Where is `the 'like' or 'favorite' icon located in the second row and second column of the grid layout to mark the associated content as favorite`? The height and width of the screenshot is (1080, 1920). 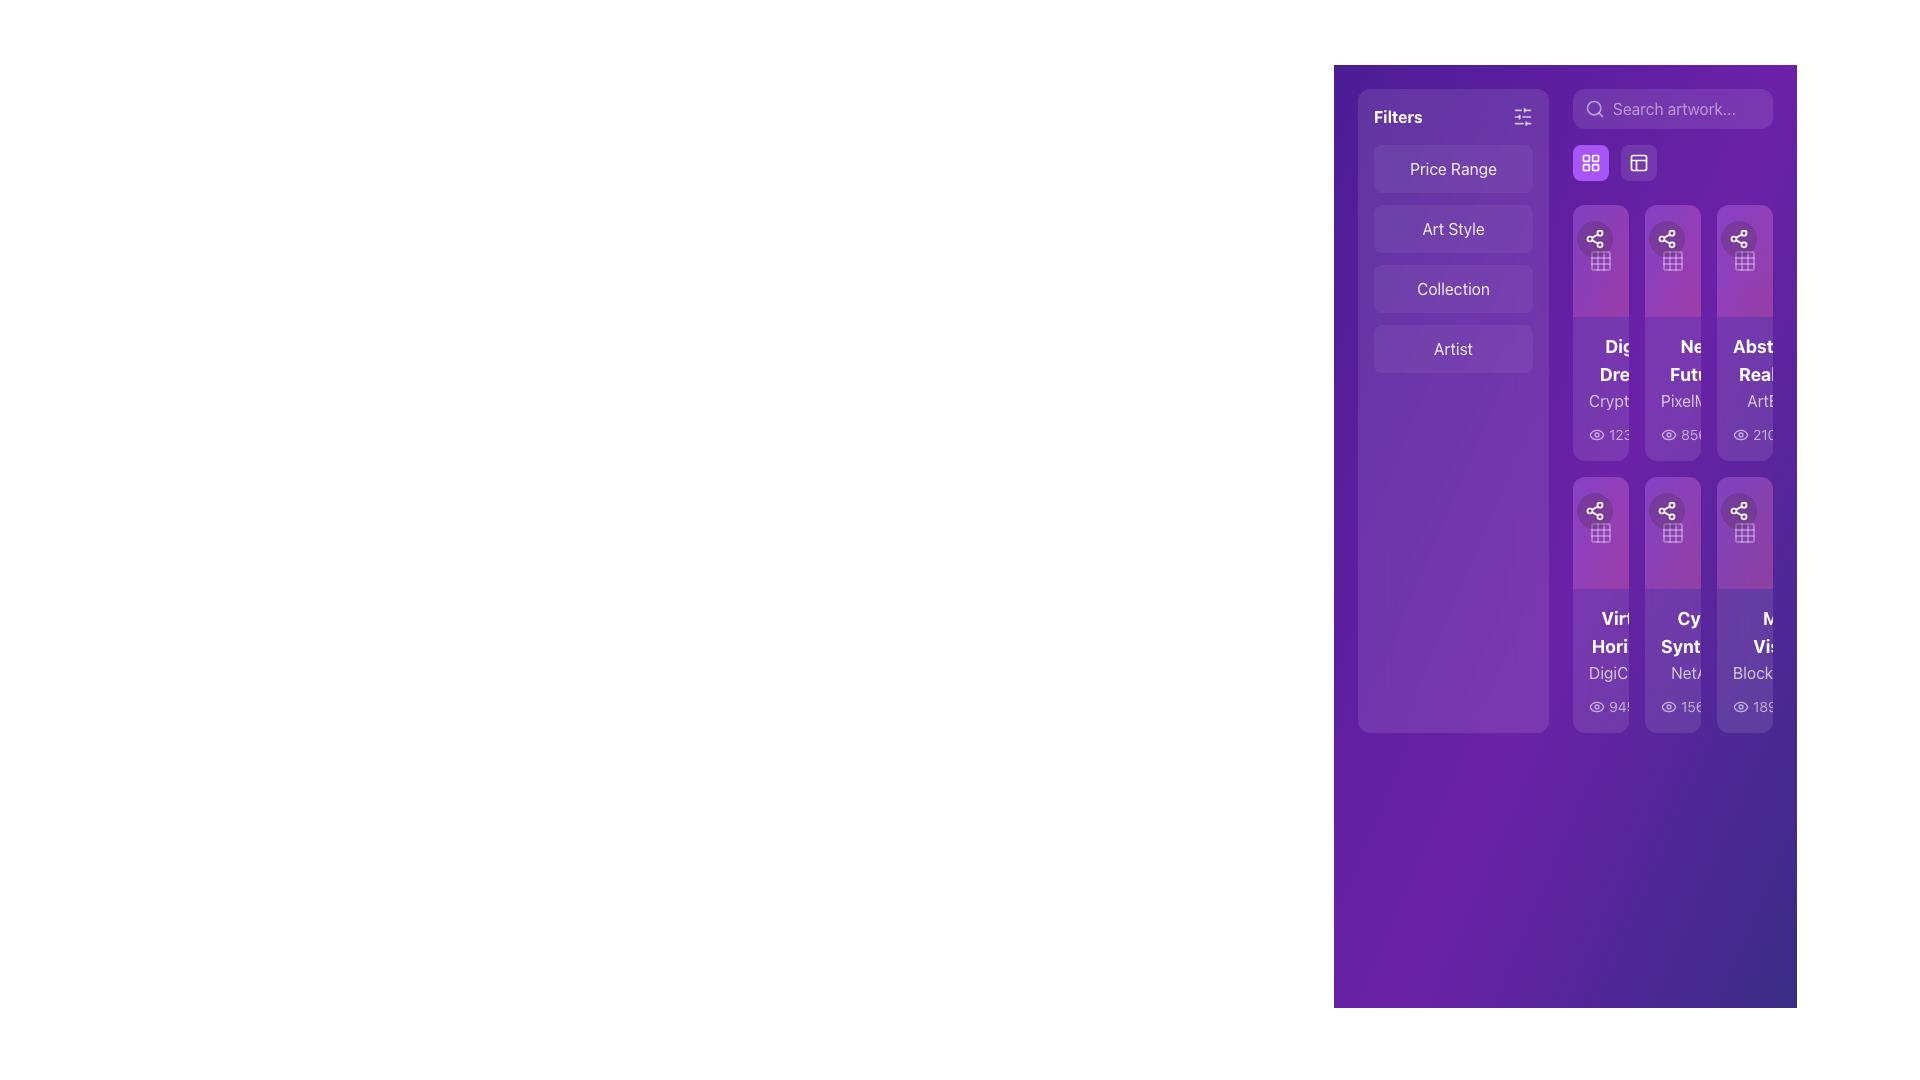
the 'like' or 'favorite' icon located in the second row and second column of the grid layout to mark the associated content as favorite is located at coordinates (1693, 509).